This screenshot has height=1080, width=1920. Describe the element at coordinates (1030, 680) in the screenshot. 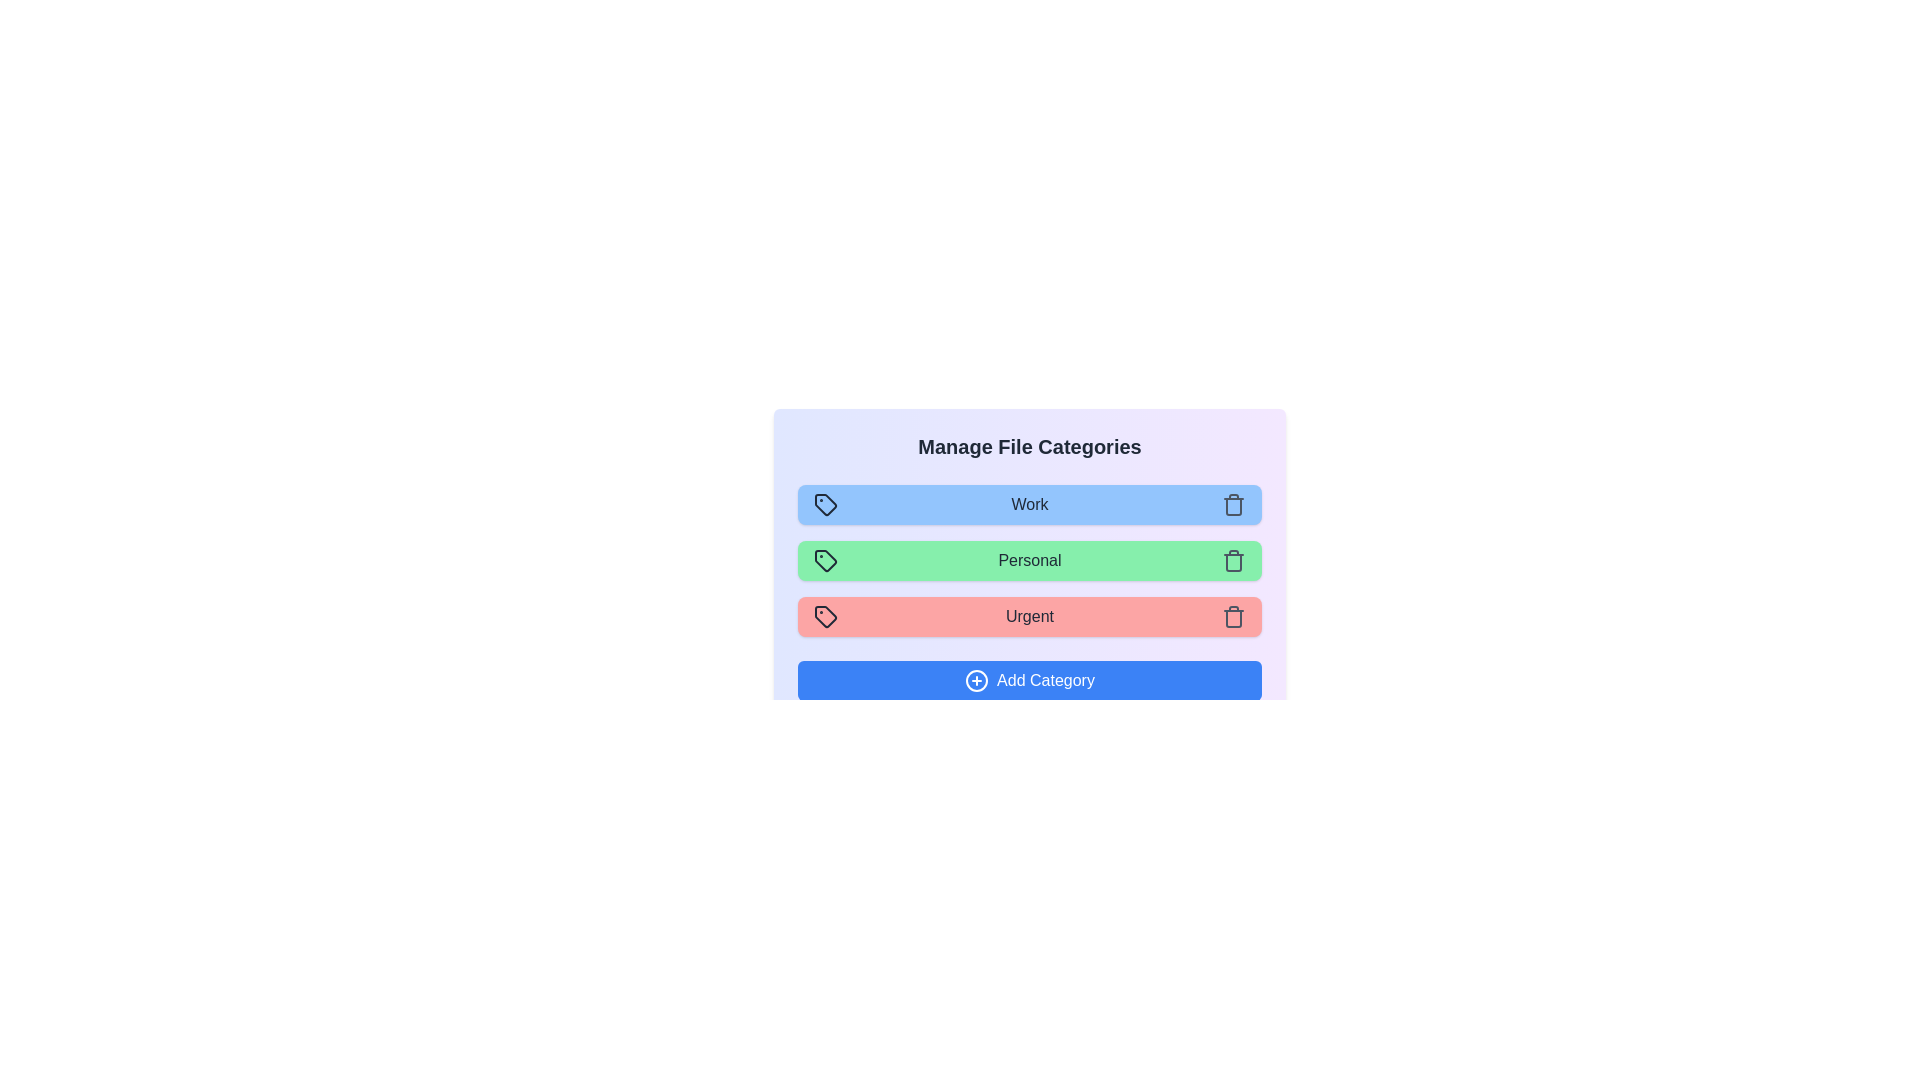

I see `the 'Add Category' button to add a new category` at that location.